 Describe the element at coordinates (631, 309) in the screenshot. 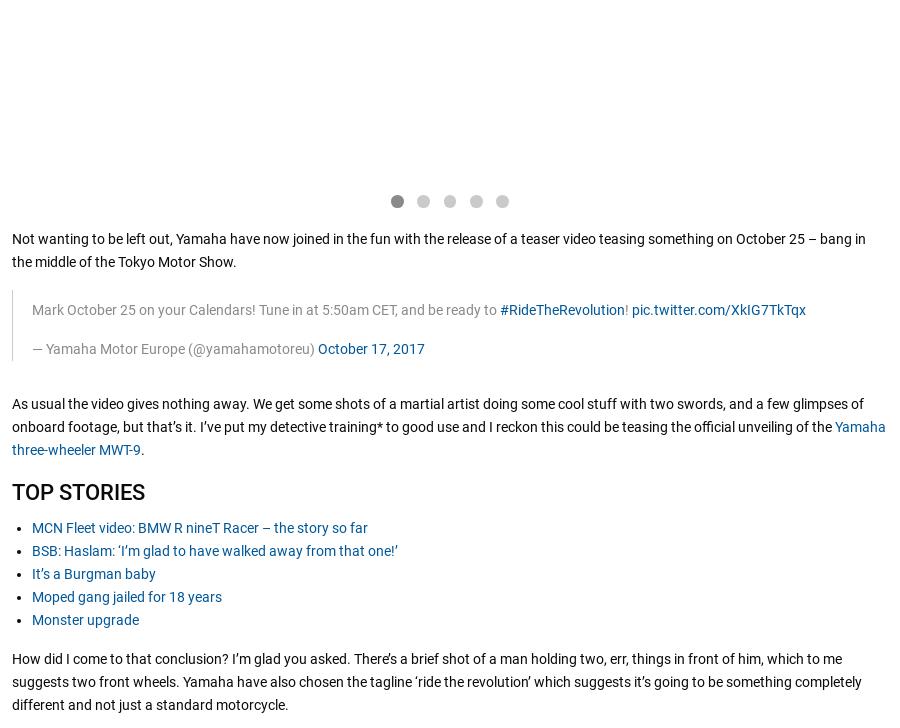

I see `'pic.twitter.com/XkIG7TkTqx'` at that location.